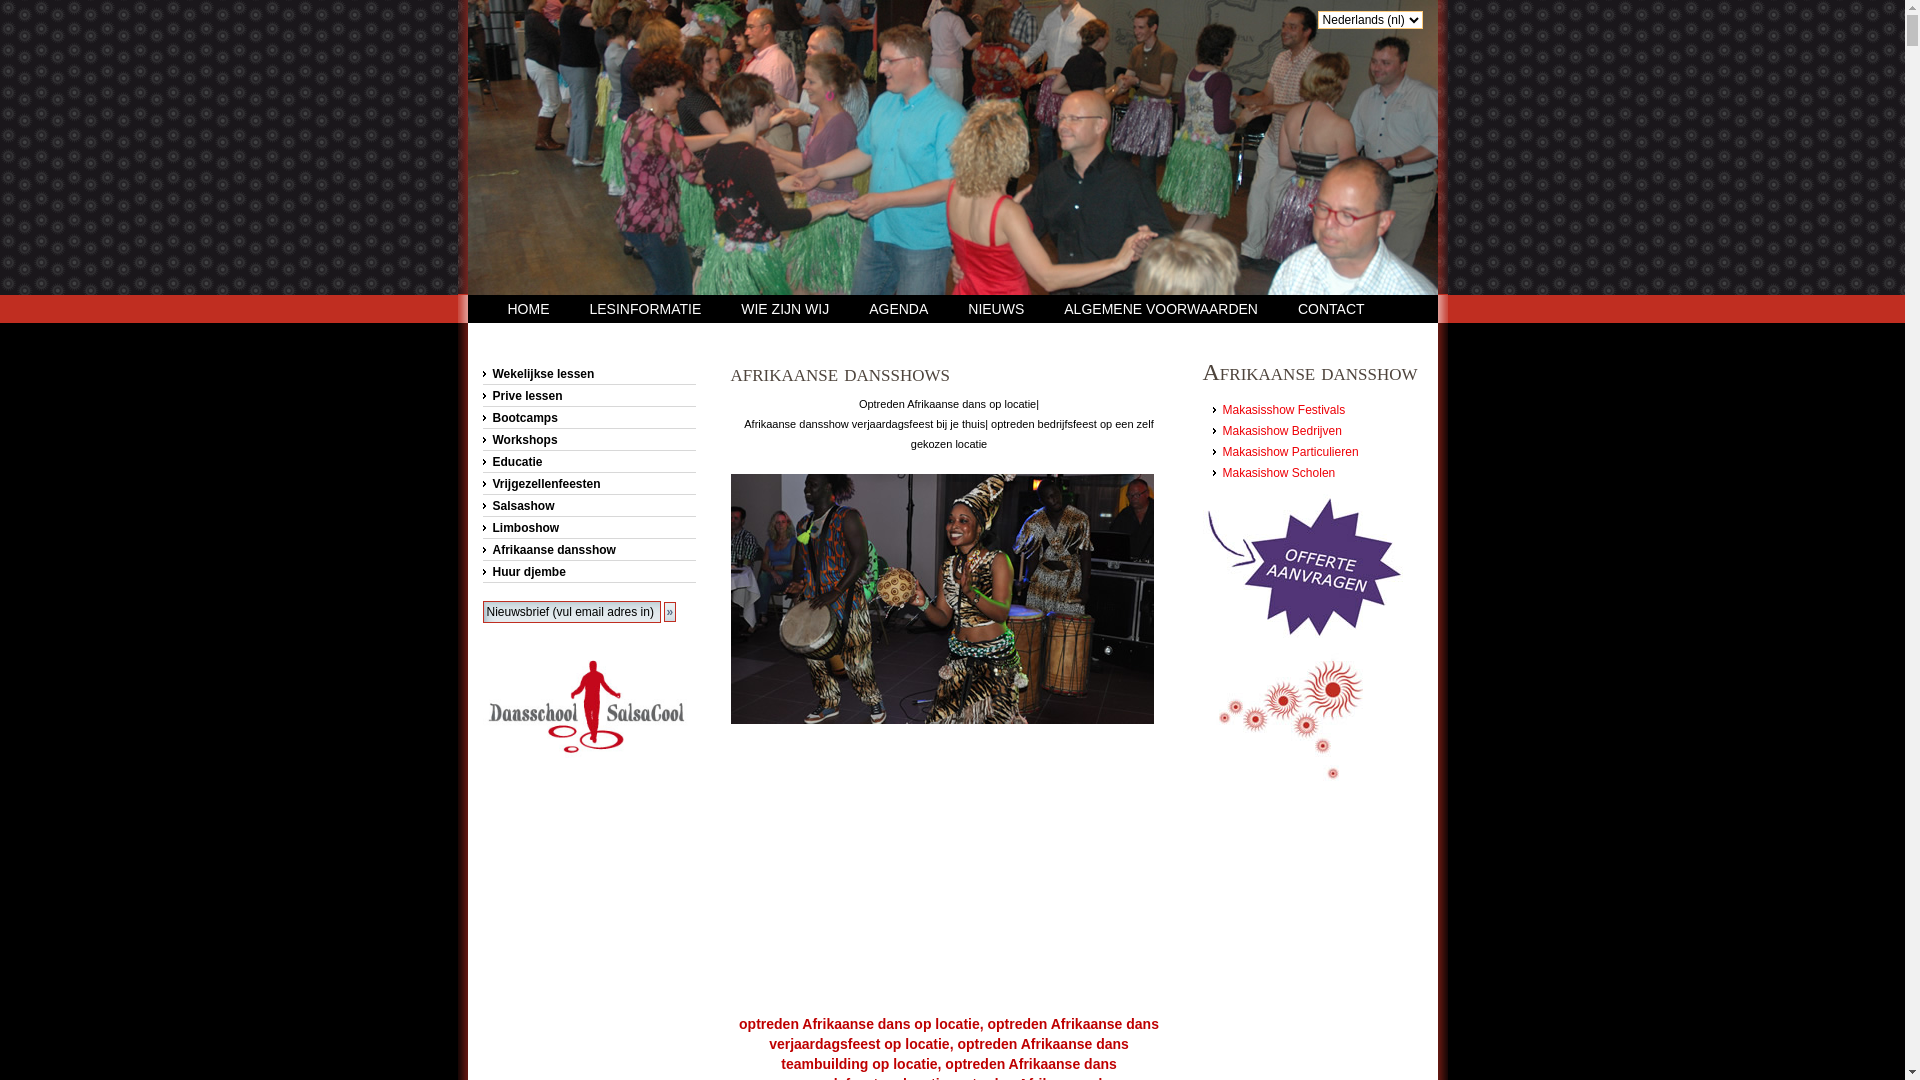 The width and height of the screenshot is (1920, 1080). Describe the element at coordinates (1283, 408) in the screenshot. I see `'Makasisshow Festivals'` at that location.